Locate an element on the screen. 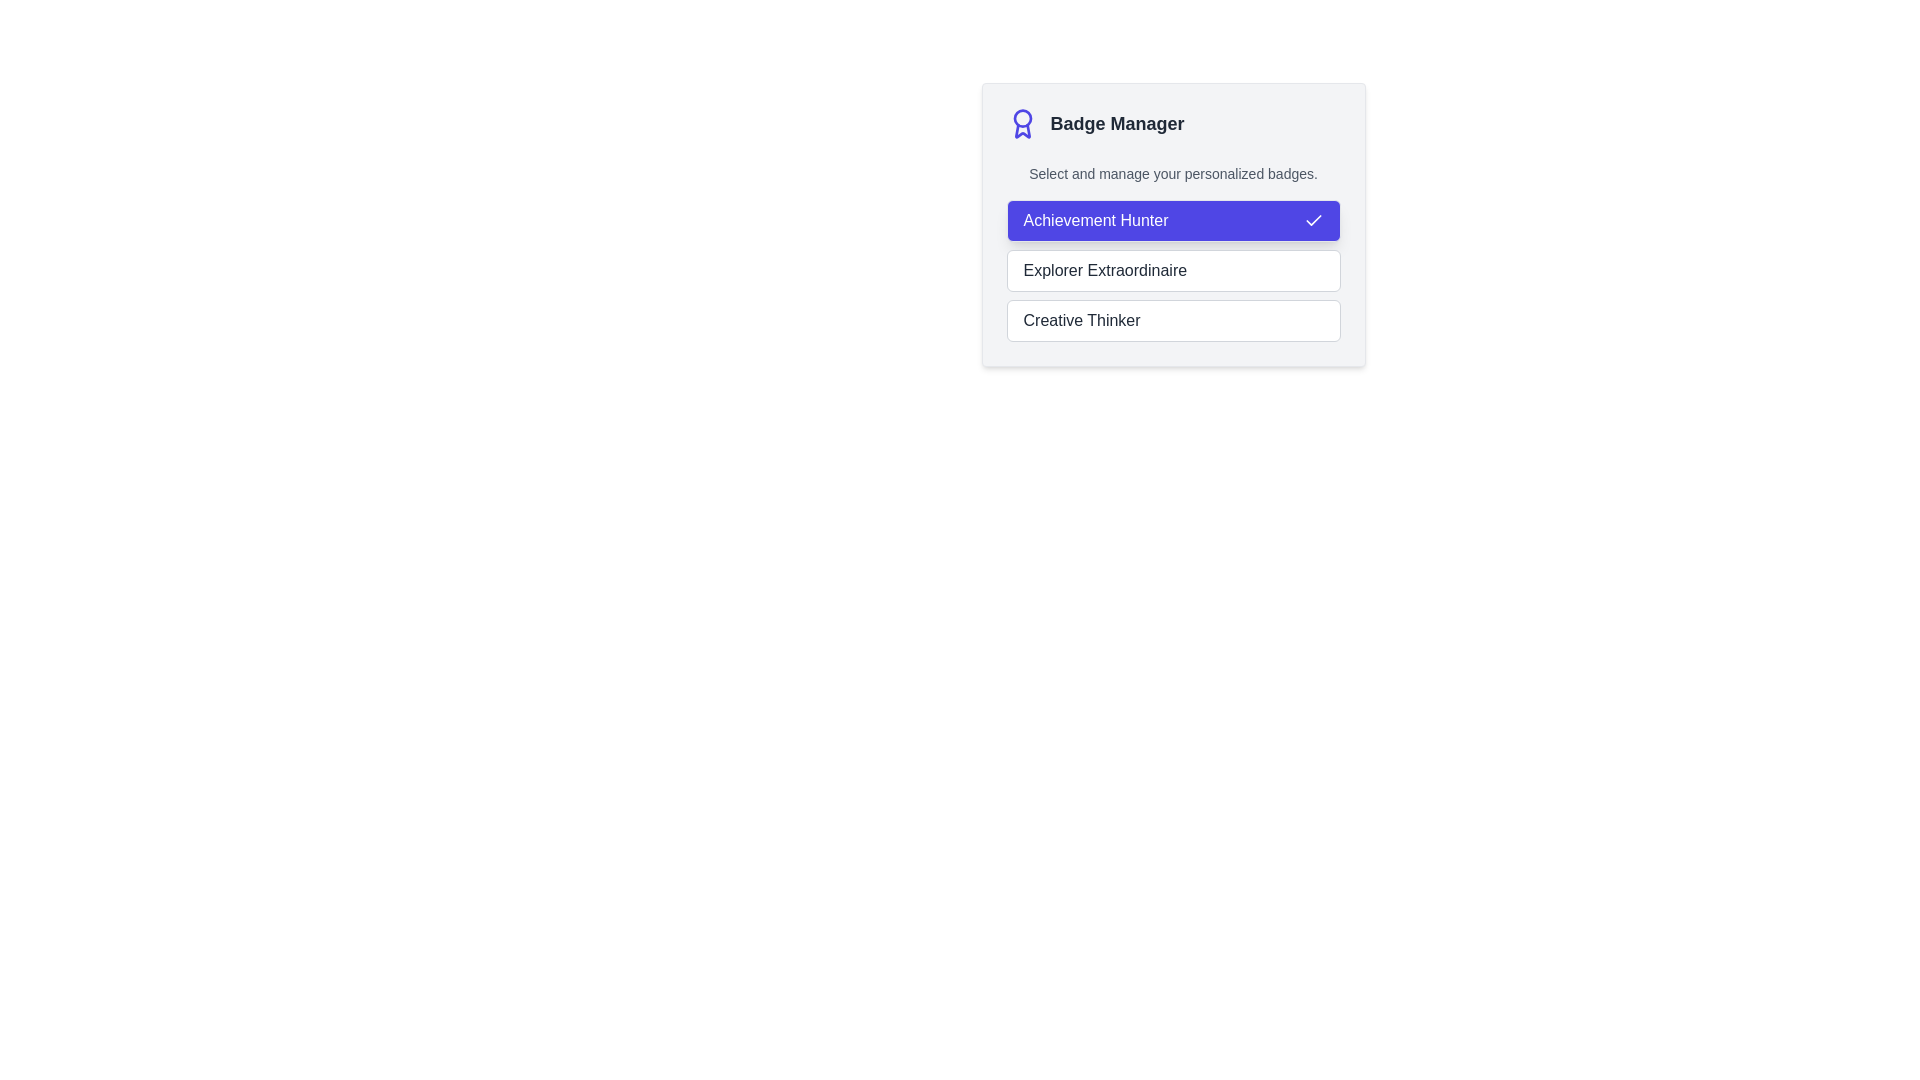 The width and height of the screenshot is (1920, 1080). the Text label positioned centrally in the second row of the vertical list of options within the 'Badge Manager' module, located beneath 'Achievement Hunter' and above 'Creative Thinker' is located at coordinates (1104, 270).